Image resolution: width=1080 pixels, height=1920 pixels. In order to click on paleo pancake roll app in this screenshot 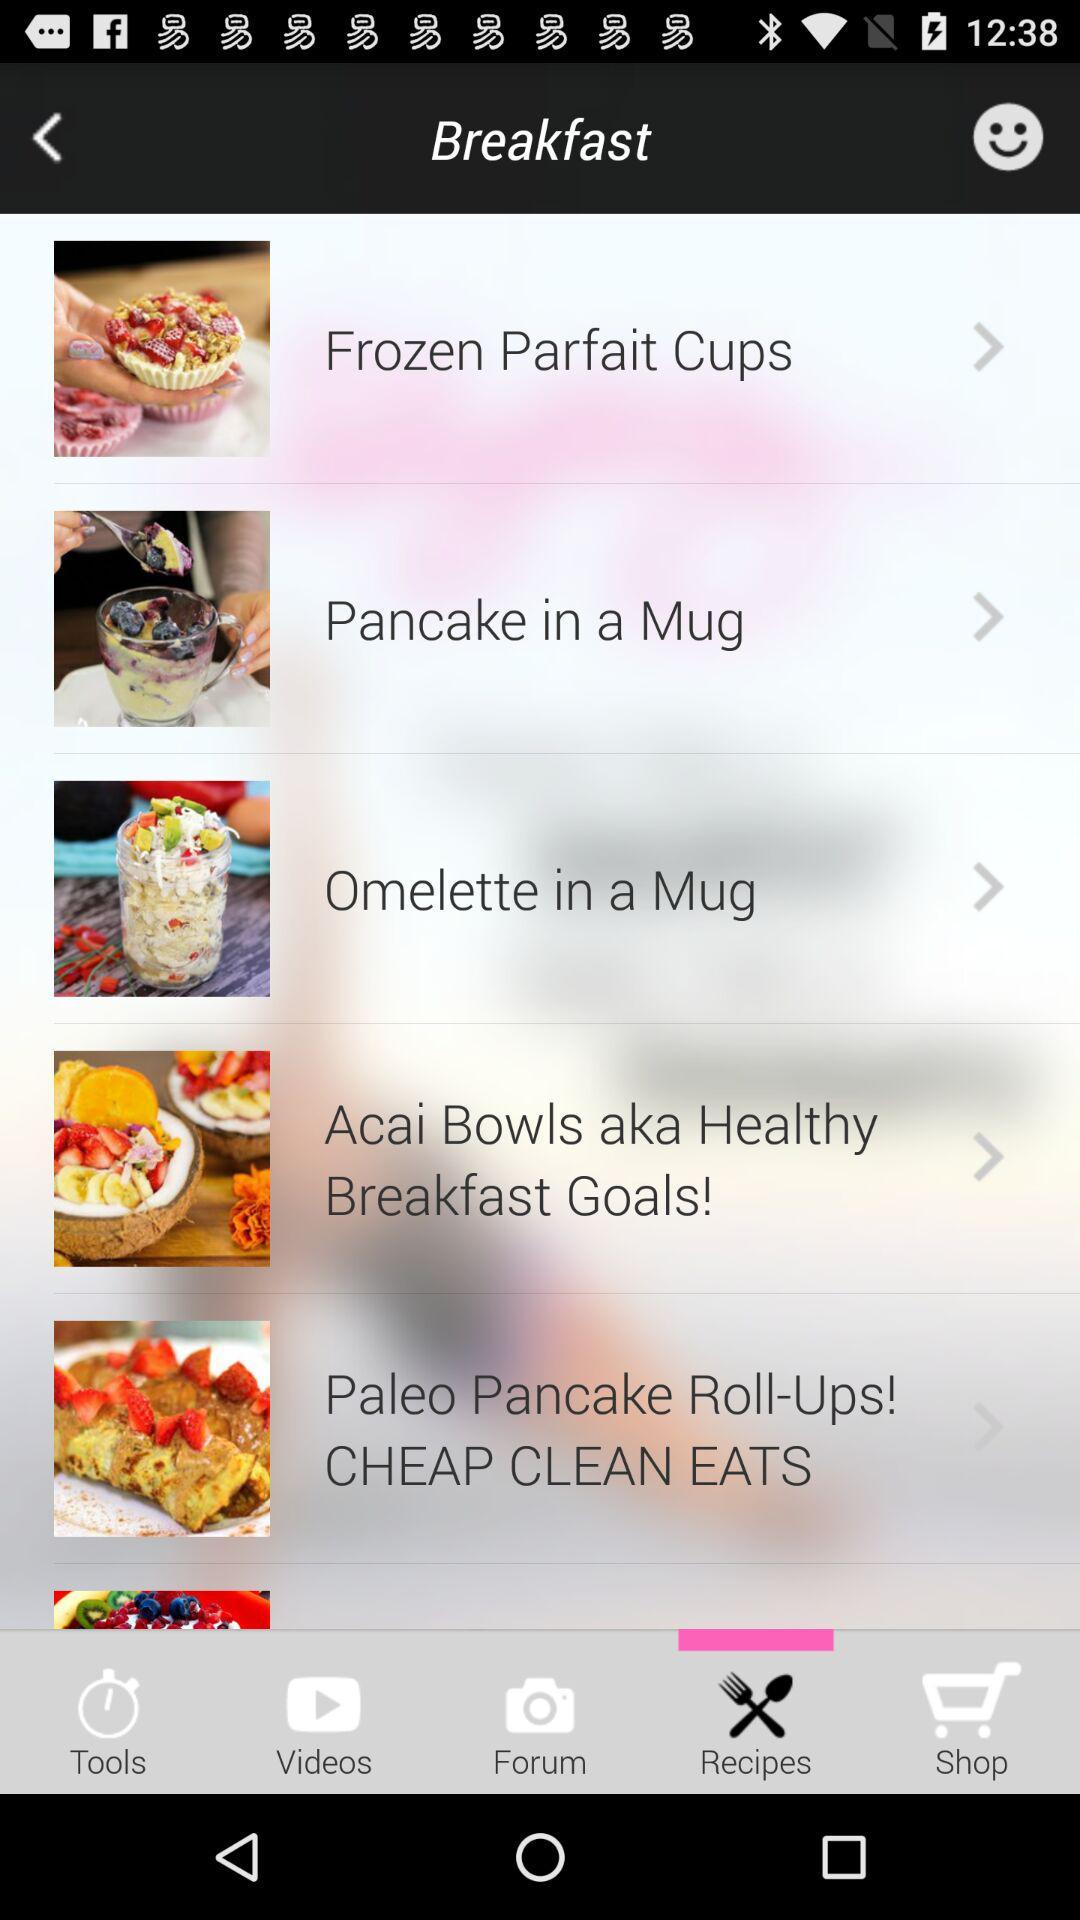, I will do `click(642, 1427)`.